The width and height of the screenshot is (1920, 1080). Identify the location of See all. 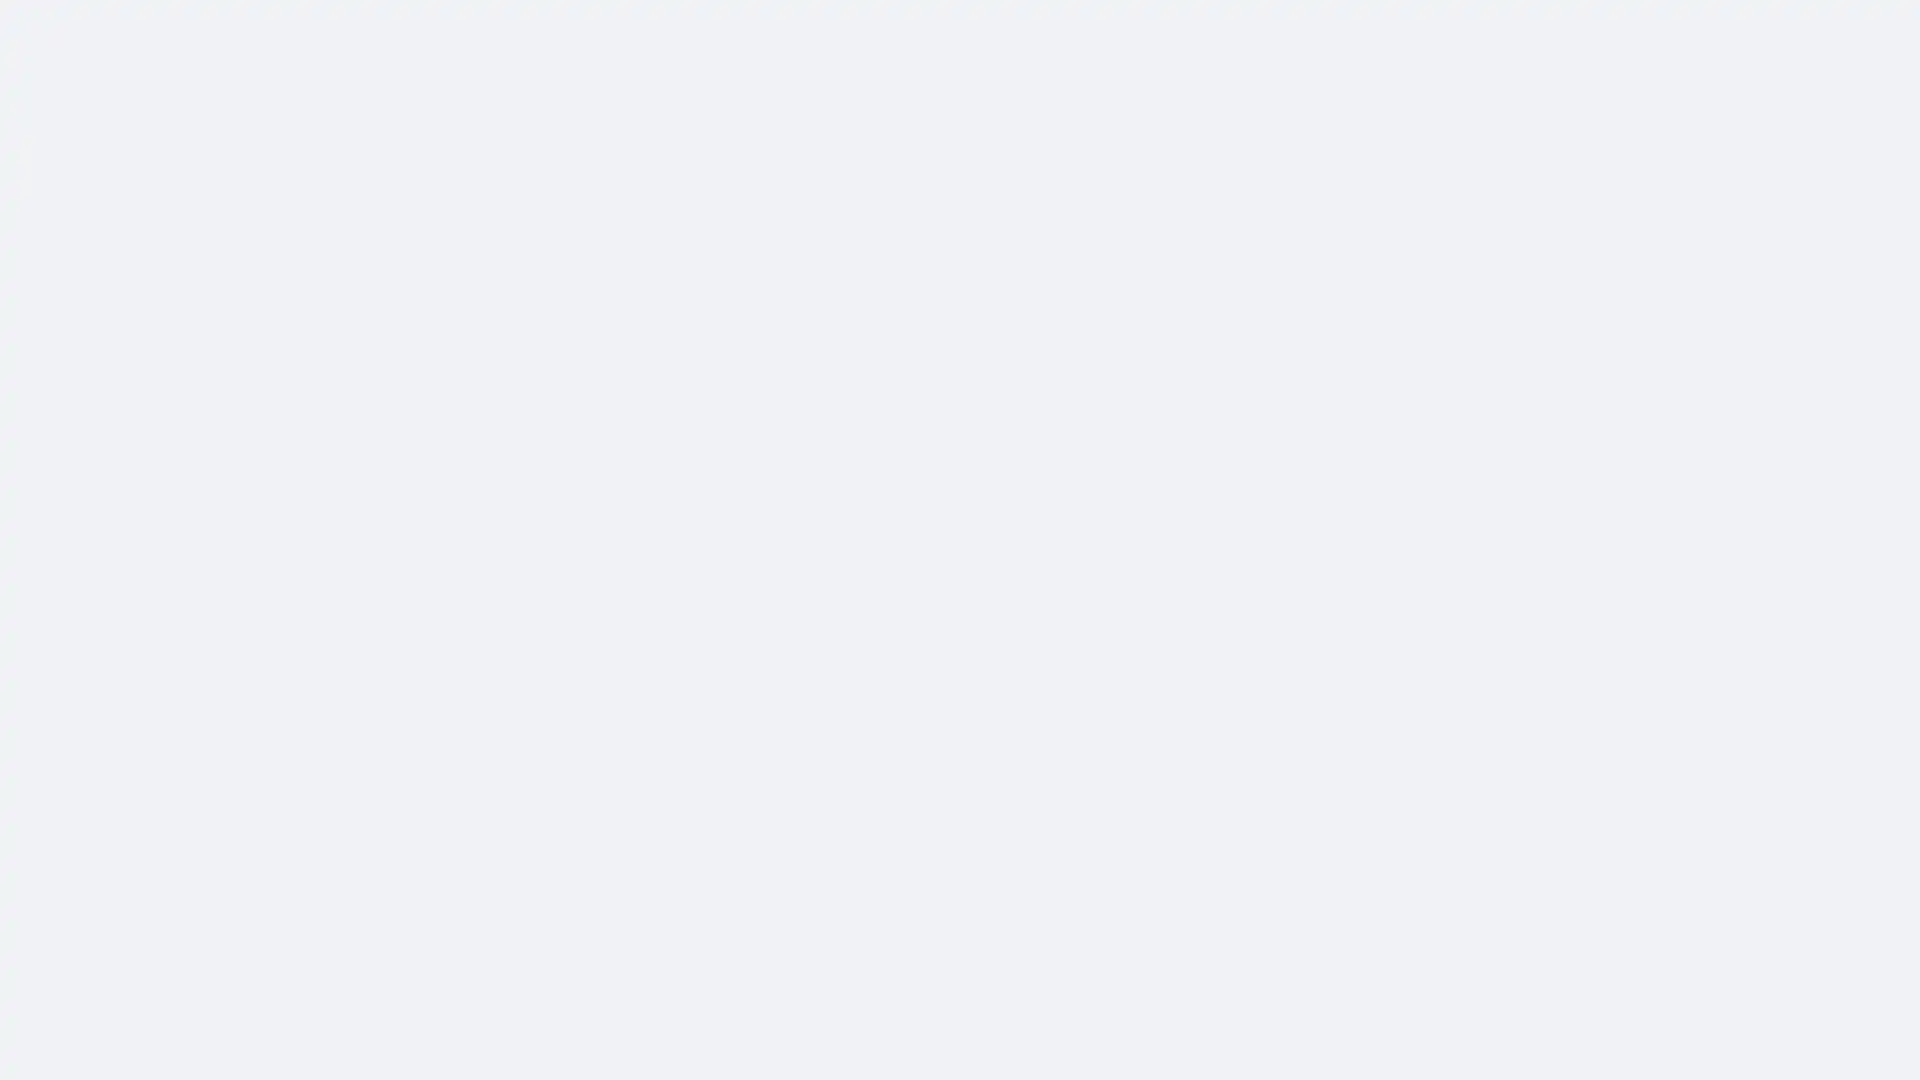
(840, 941).